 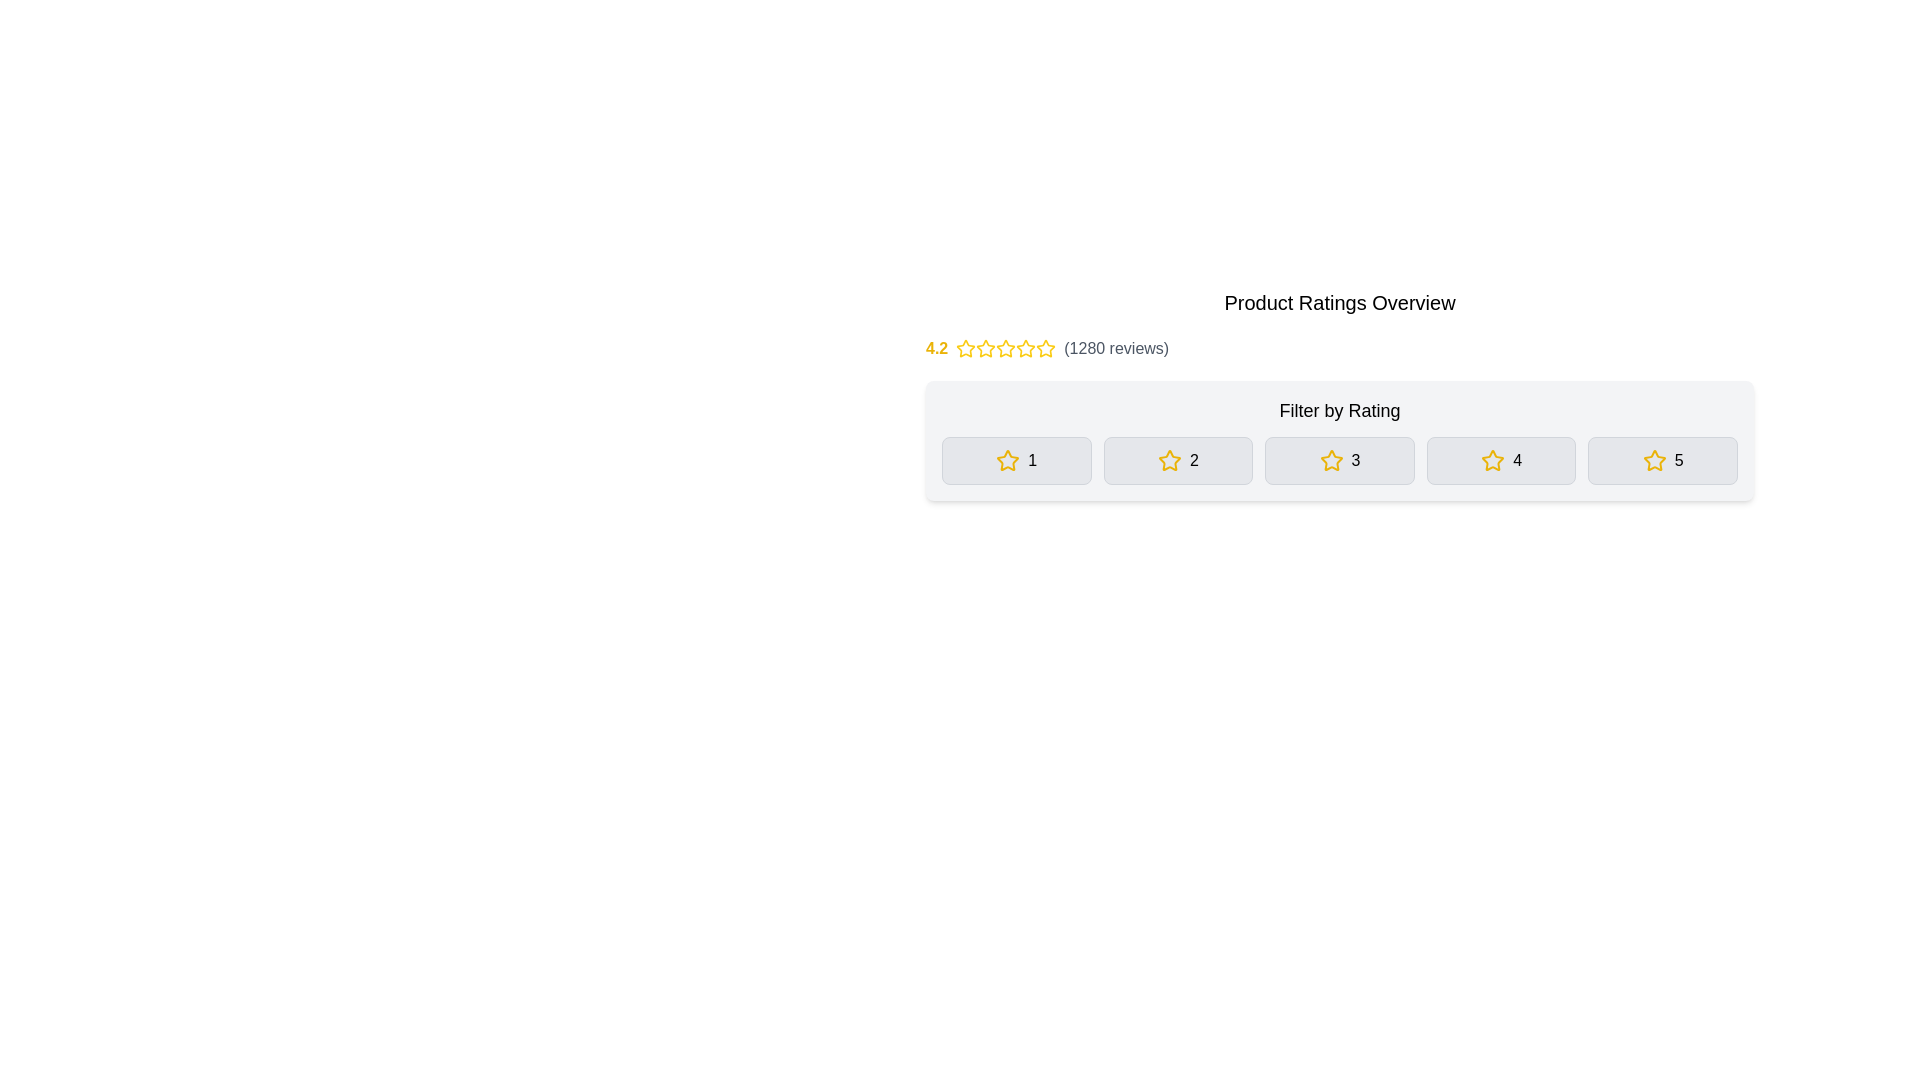 What do you see at coordinates (1654, 461) in the screenshot?
I see `the yellow star icon located to the left of the number '5' in the horizontal group of rating buttons` at bounding box center [1654, 461].